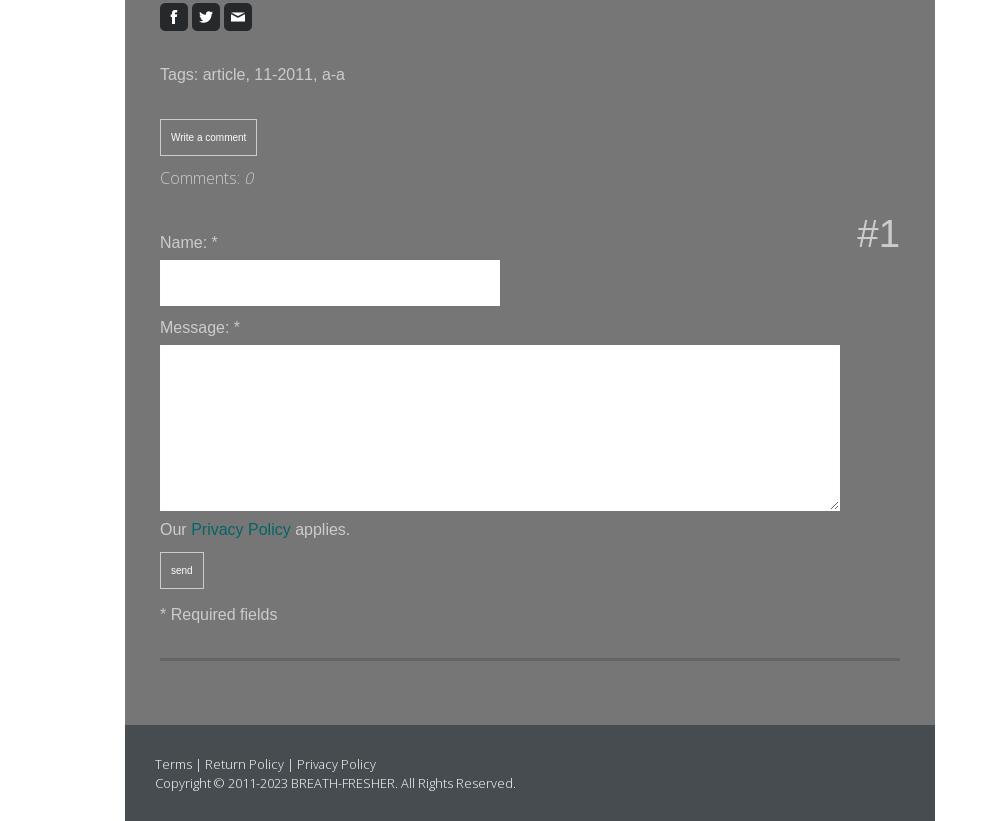  I want to click on 'Comments:', so click(201, 177).